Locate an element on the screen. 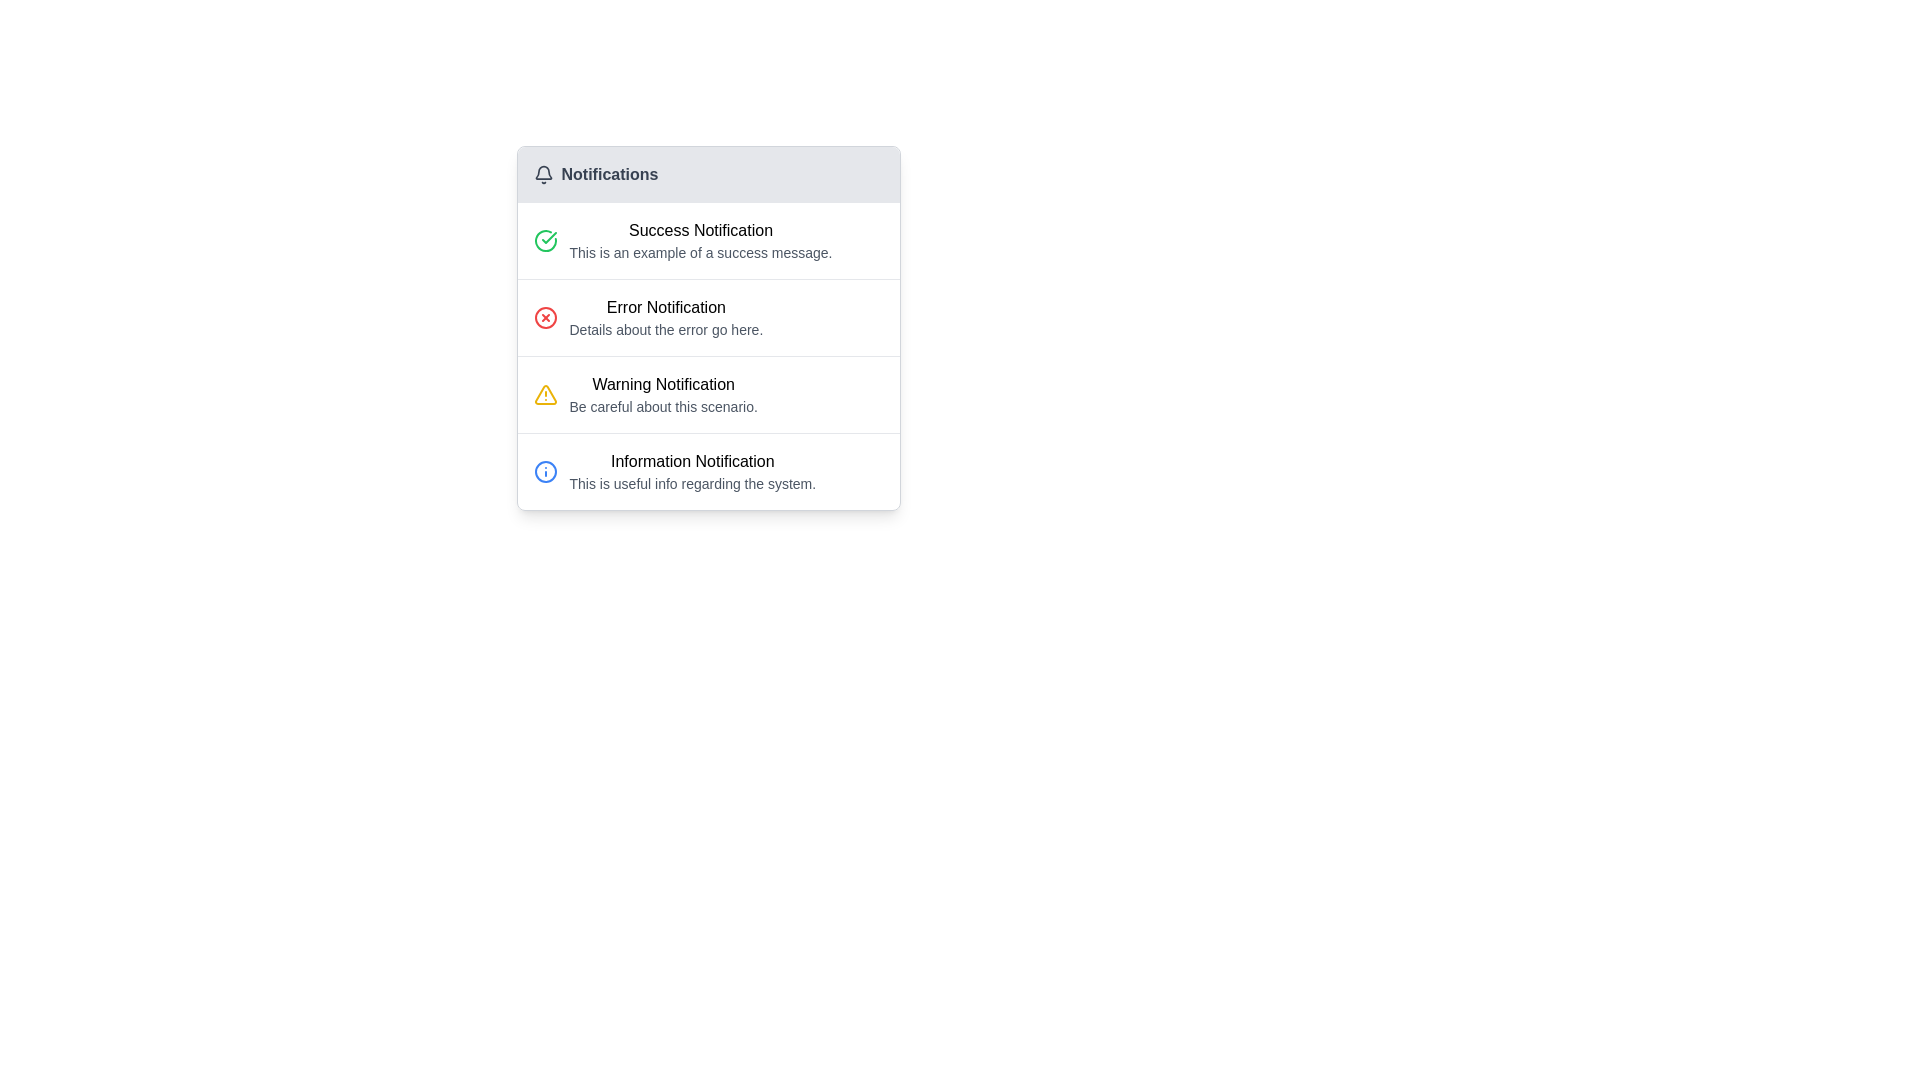 The height and width of the screenshot is (1080, 1920). text label that says 'Error Notification', which is the title of the second notification in the notification list is located at coordinates (666, 308).